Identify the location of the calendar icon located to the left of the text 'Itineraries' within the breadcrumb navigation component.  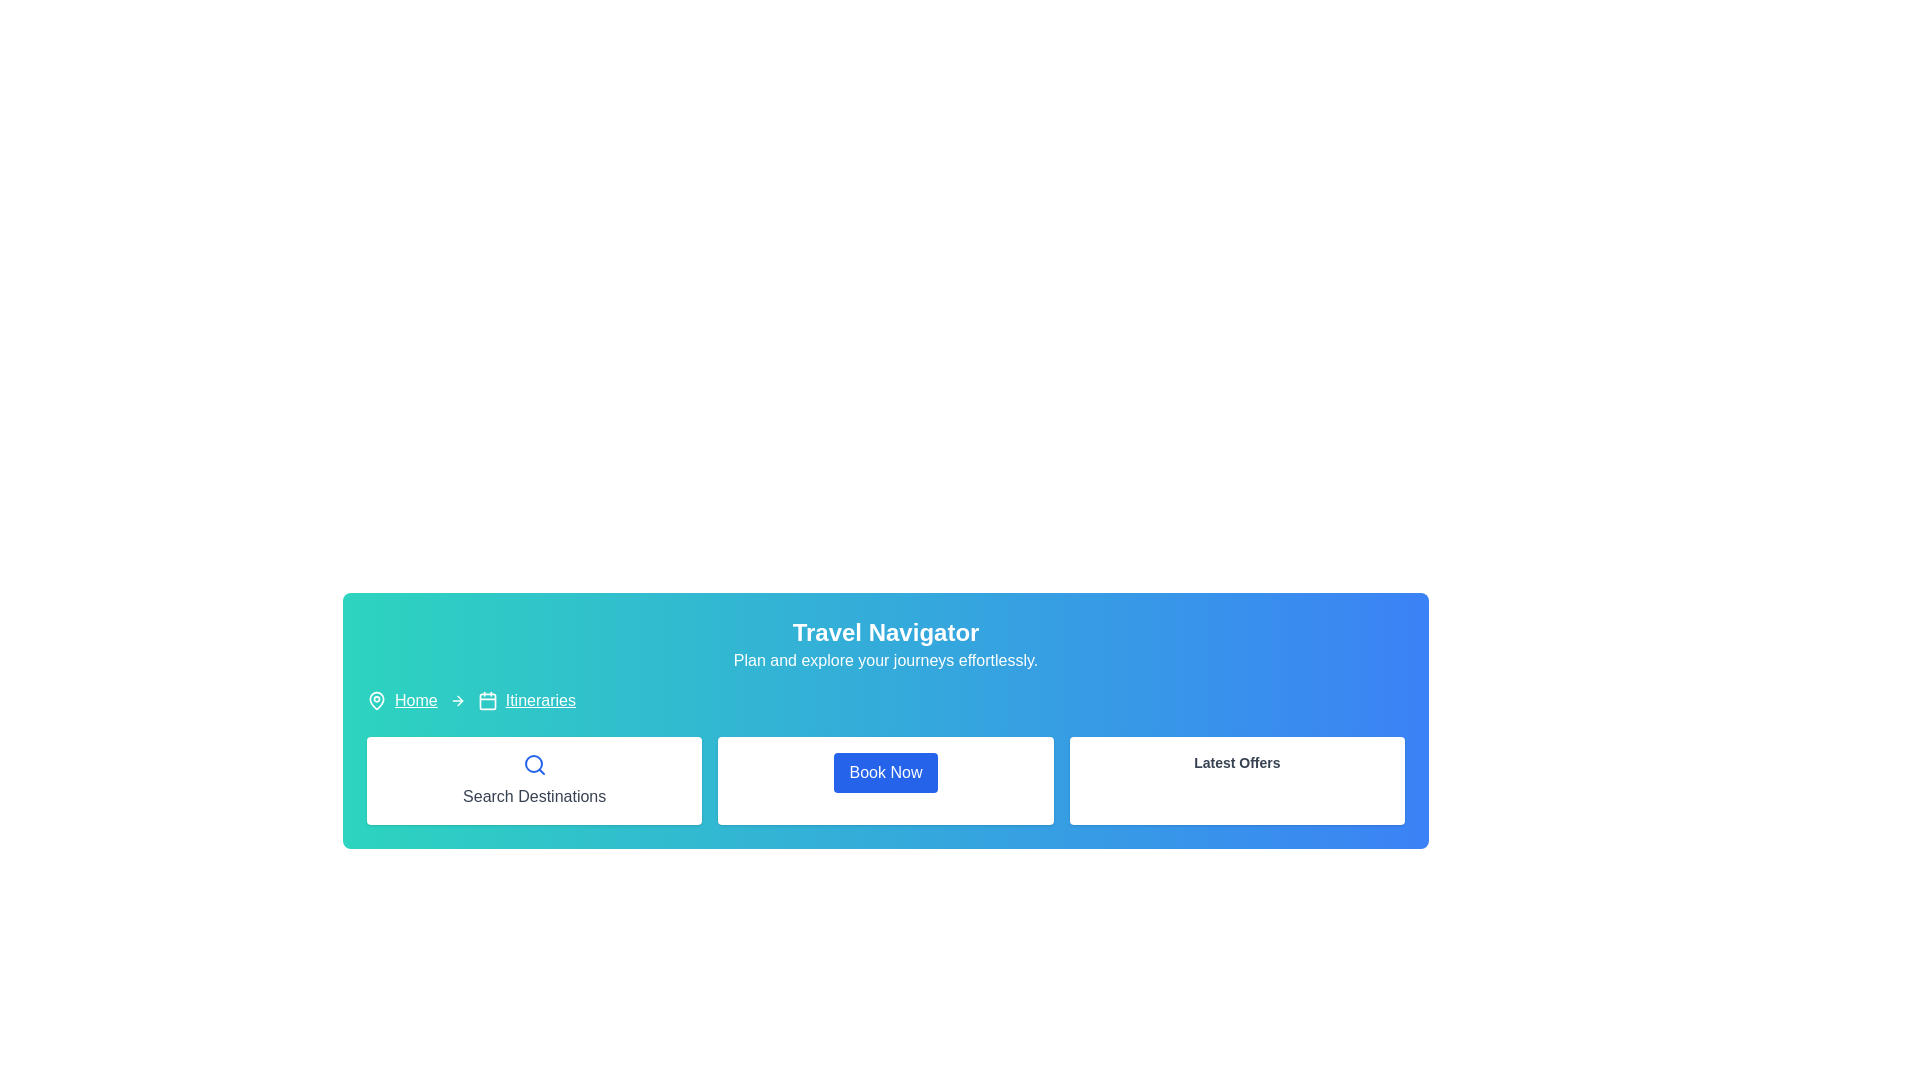
(487, 700).